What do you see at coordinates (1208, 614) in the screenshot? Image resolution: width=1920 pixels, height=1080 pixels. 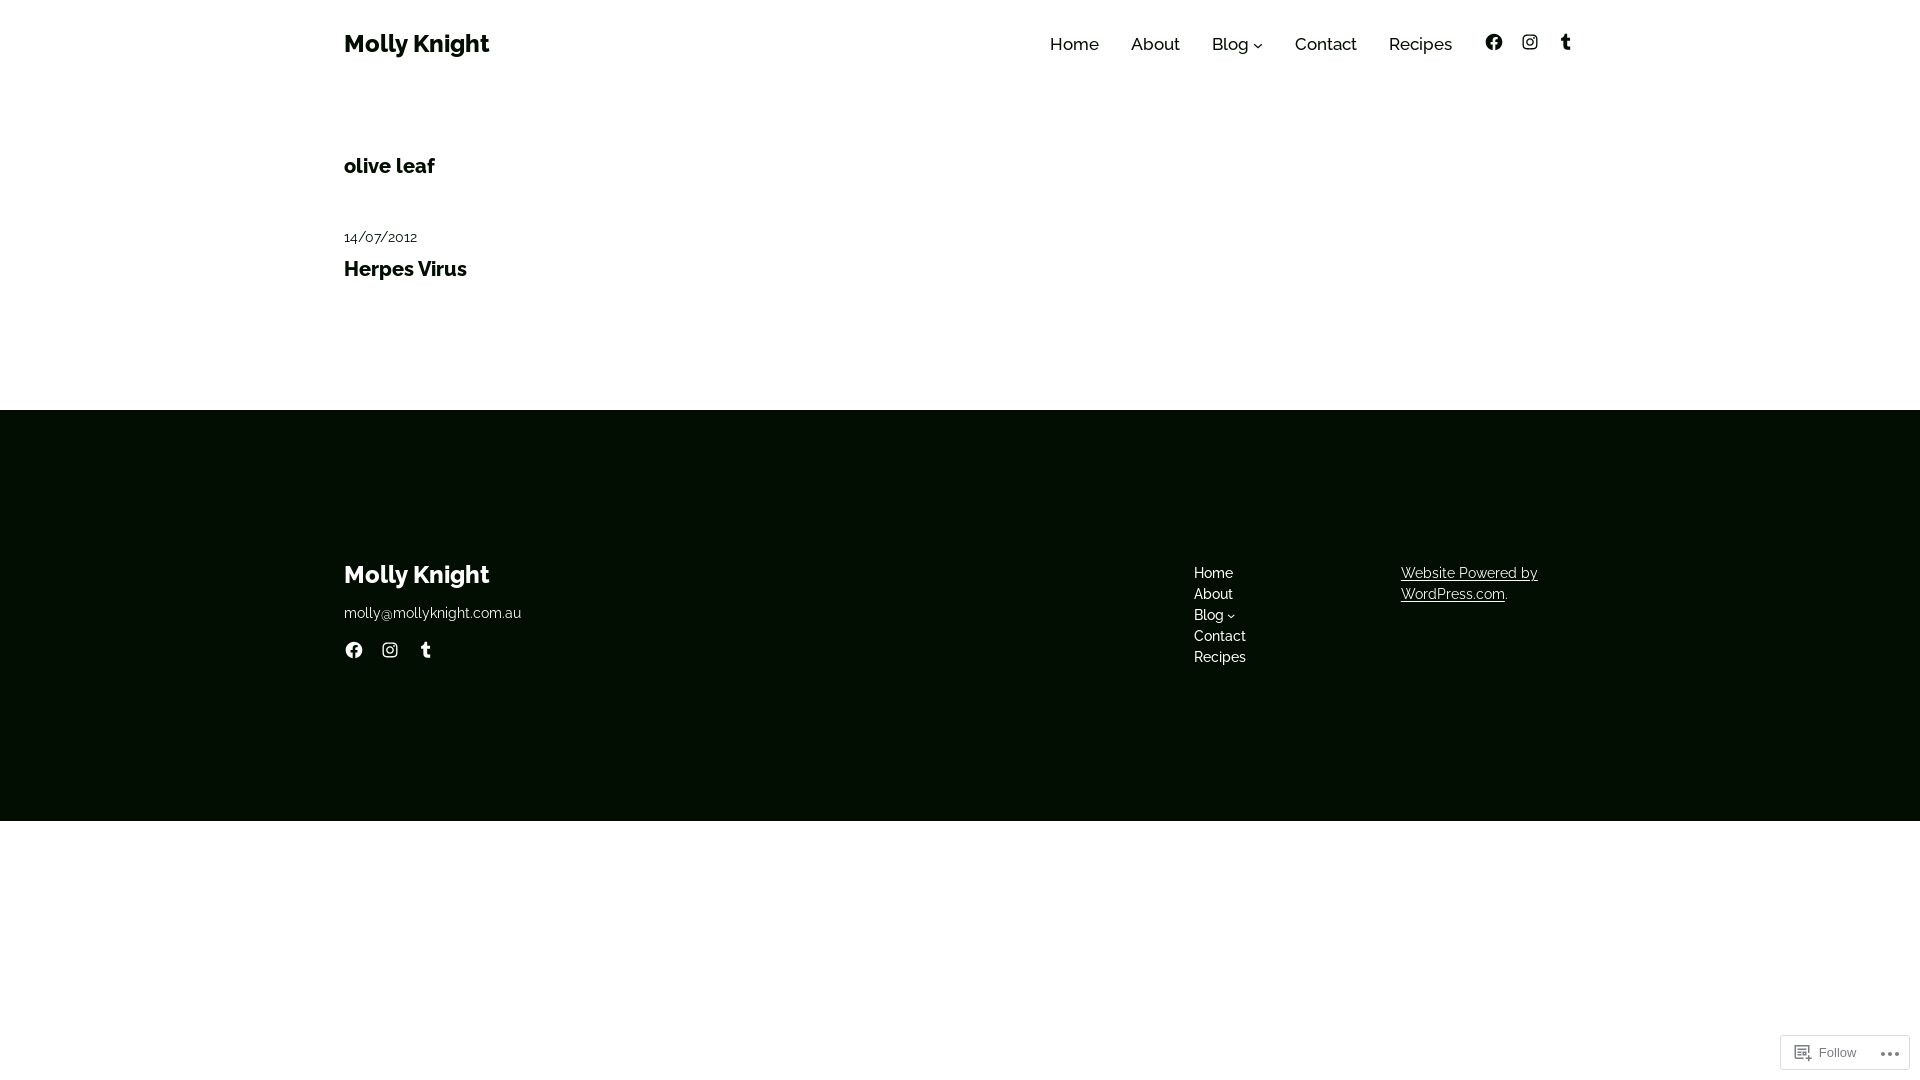 I see `'Blog'` at bounding box center [1208, 614].